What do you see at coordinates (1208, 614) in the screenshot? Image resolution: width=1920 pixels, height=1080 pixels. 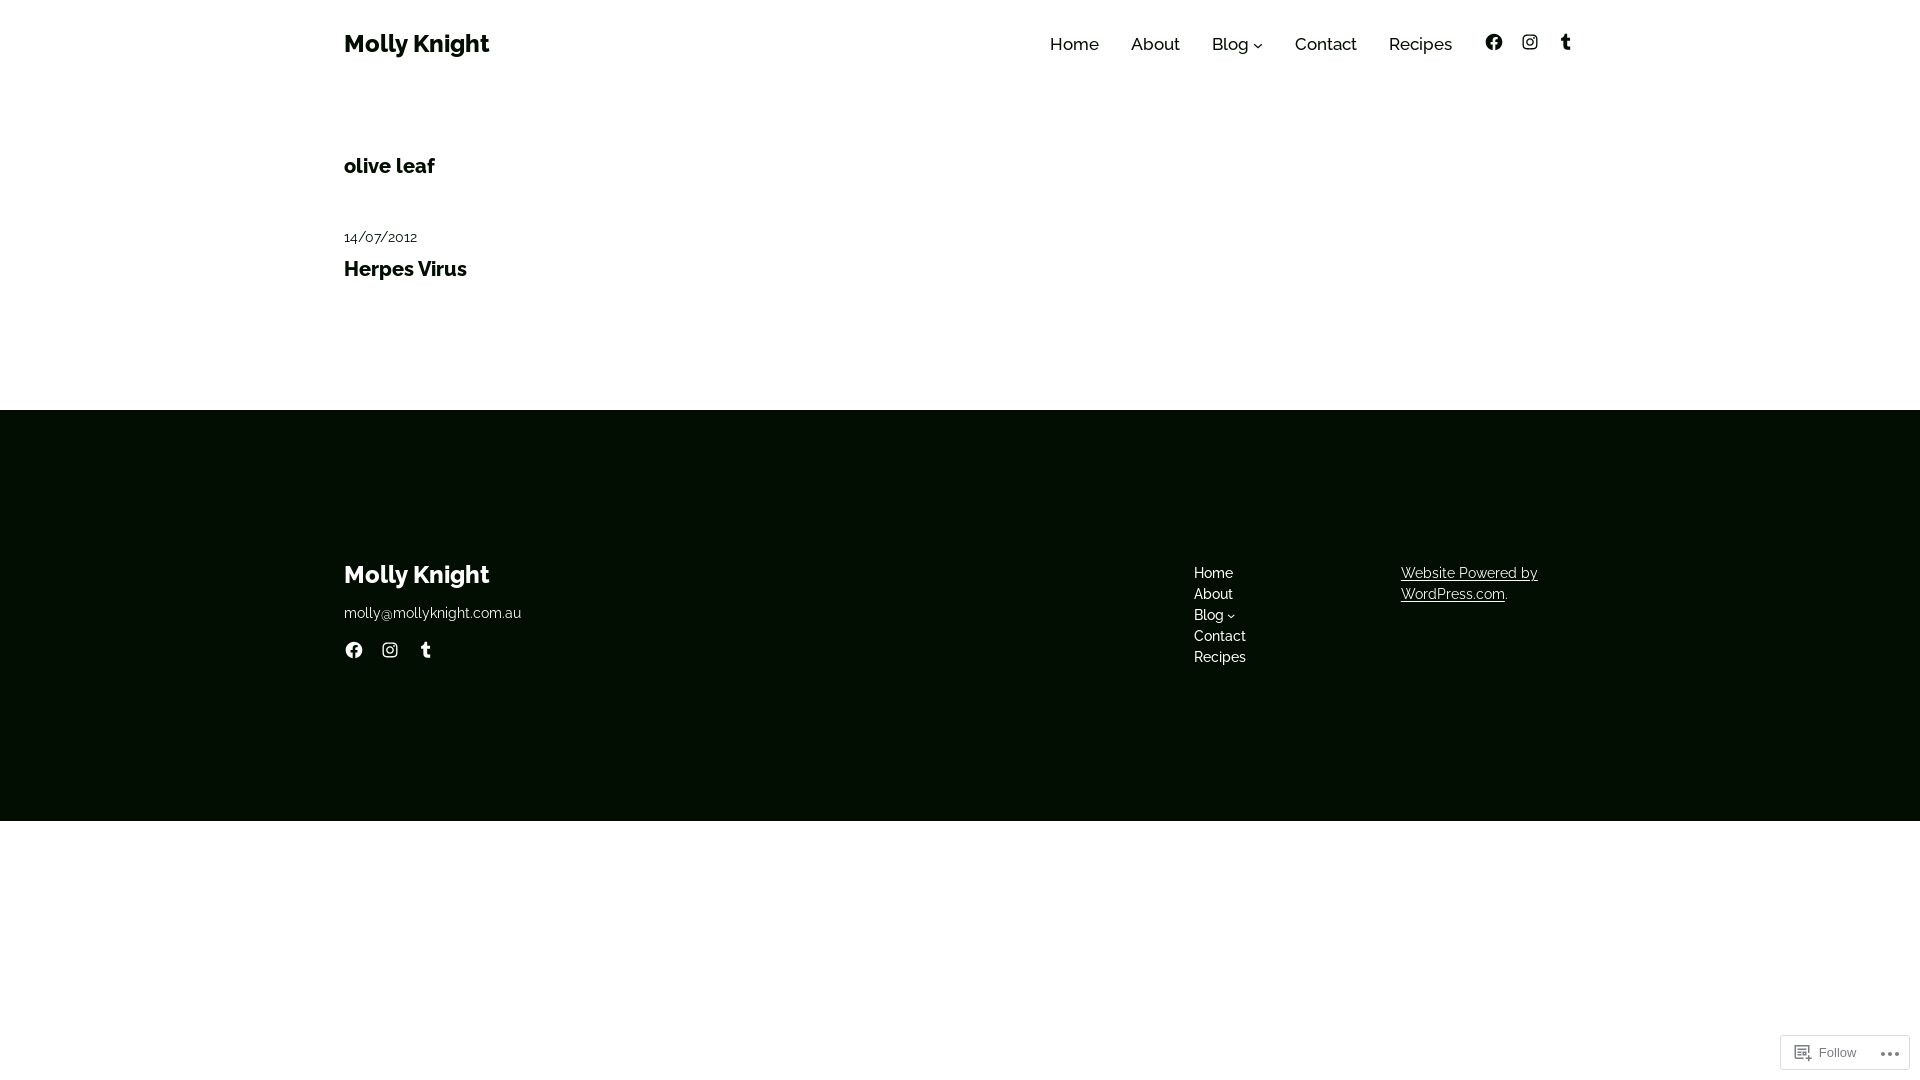 I see `'Blog'` at bounding box center [1208, 614].